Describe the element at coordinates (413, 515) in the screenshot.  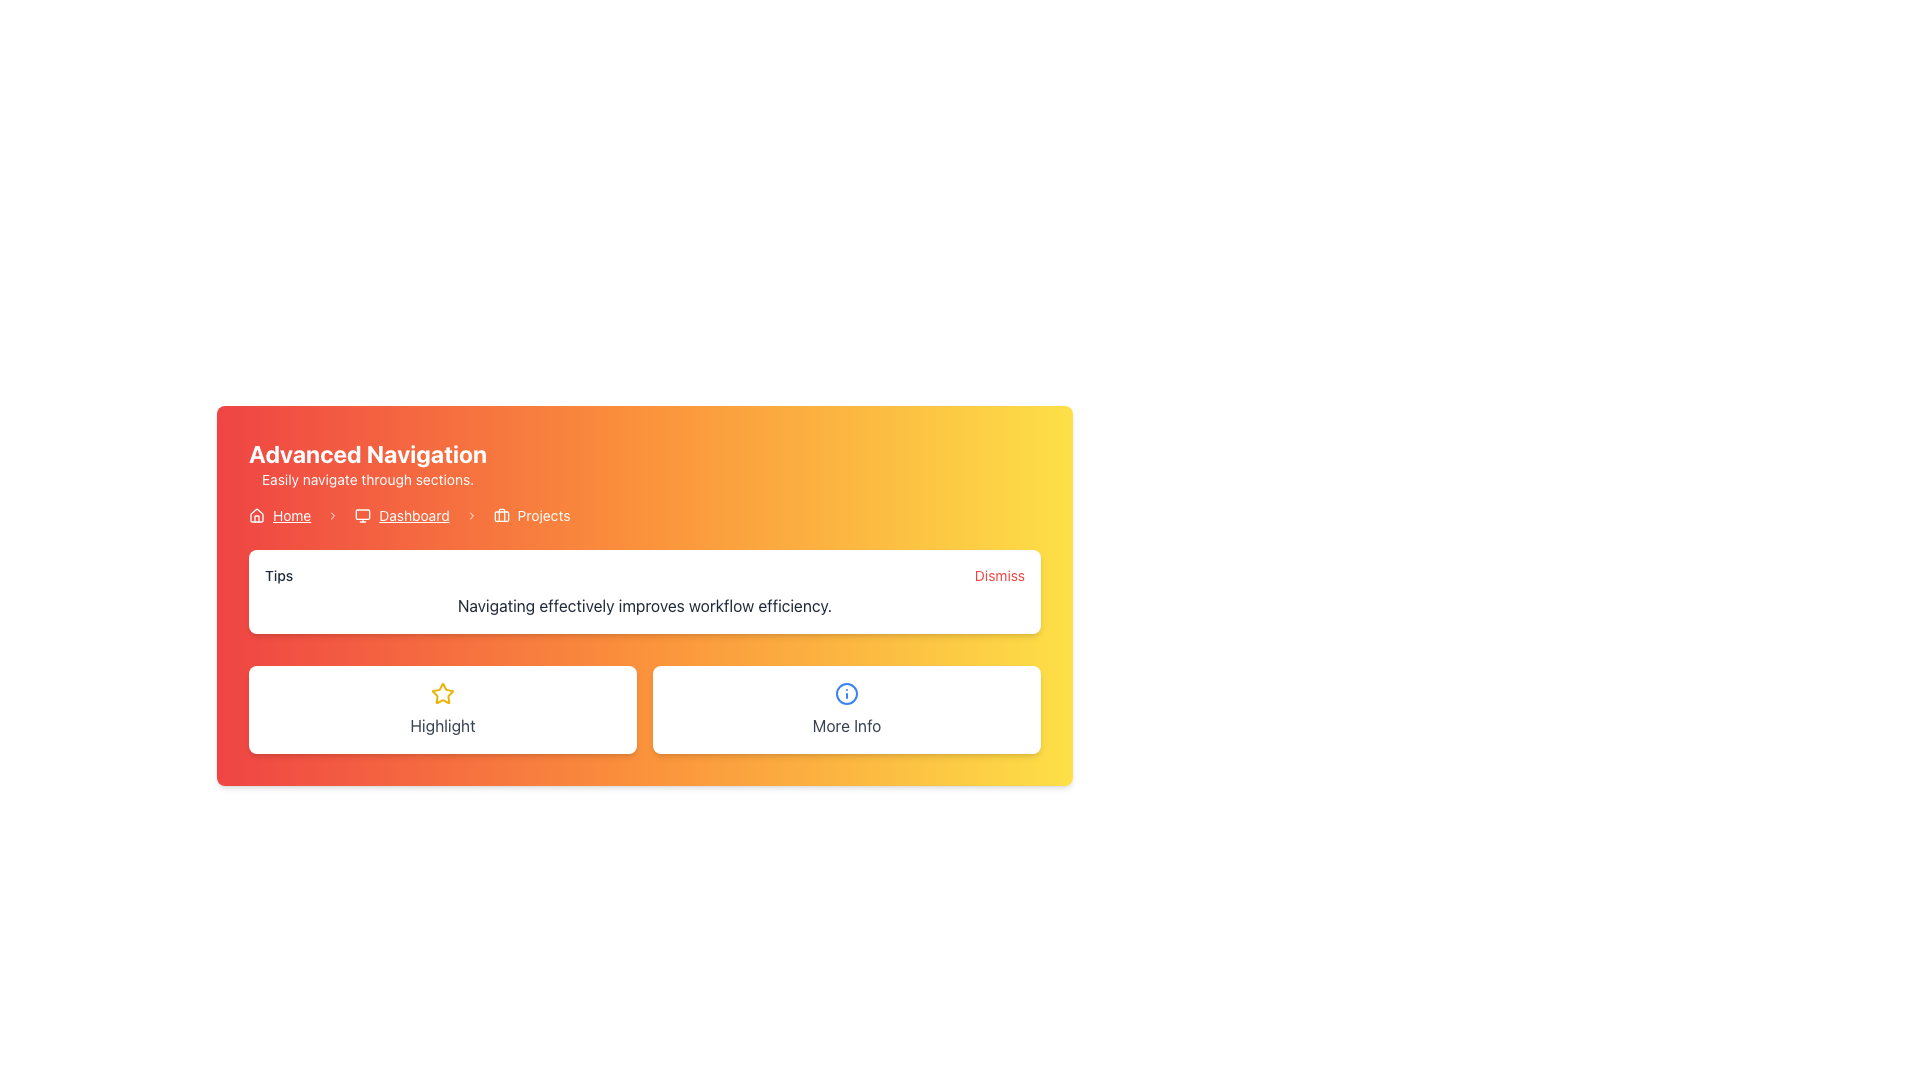
I see `the 'Dashboard' hyperlink in the breadcrumb navigation bar` at that location.